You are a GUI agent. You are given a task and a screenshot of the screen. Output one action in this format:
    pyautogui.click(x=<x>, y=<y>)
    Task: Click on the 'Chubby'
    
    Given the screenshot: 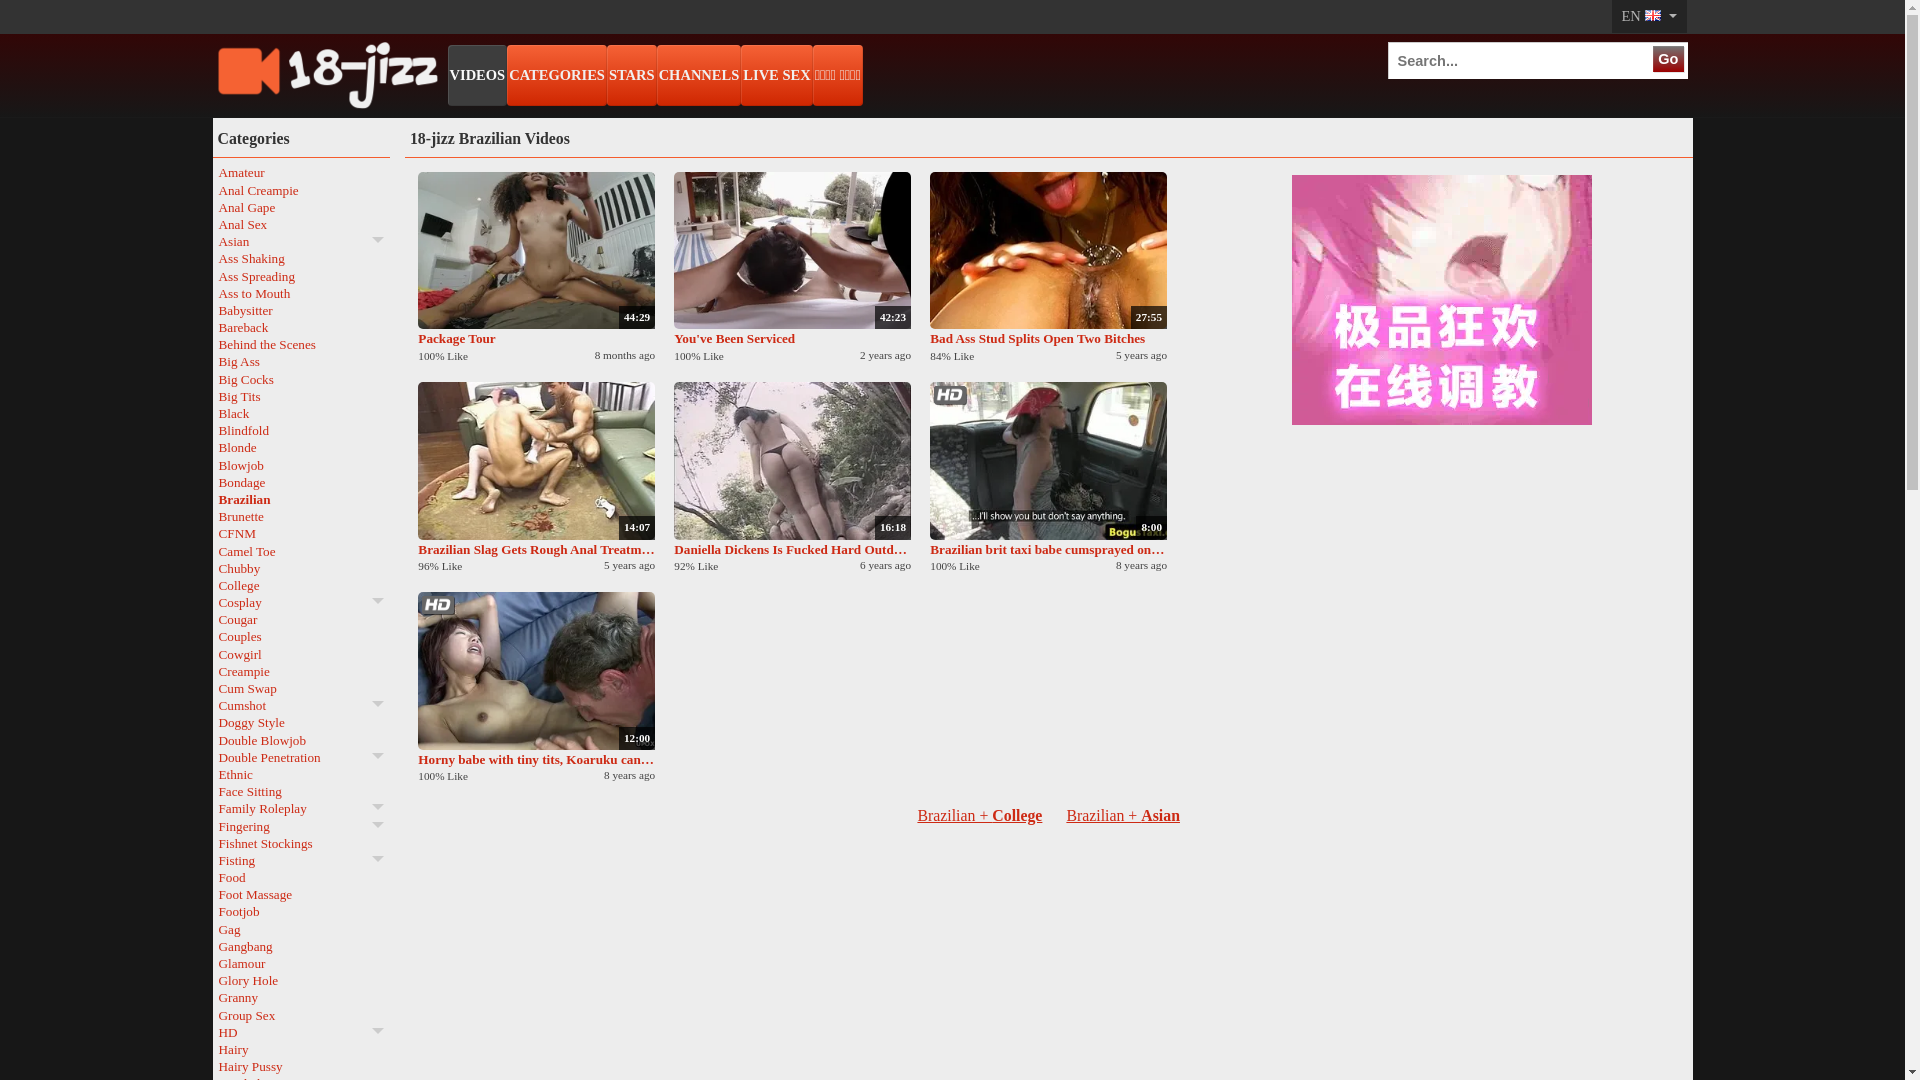 What is the action you would take?
    pyautogui.click(x=300, y=568)
    